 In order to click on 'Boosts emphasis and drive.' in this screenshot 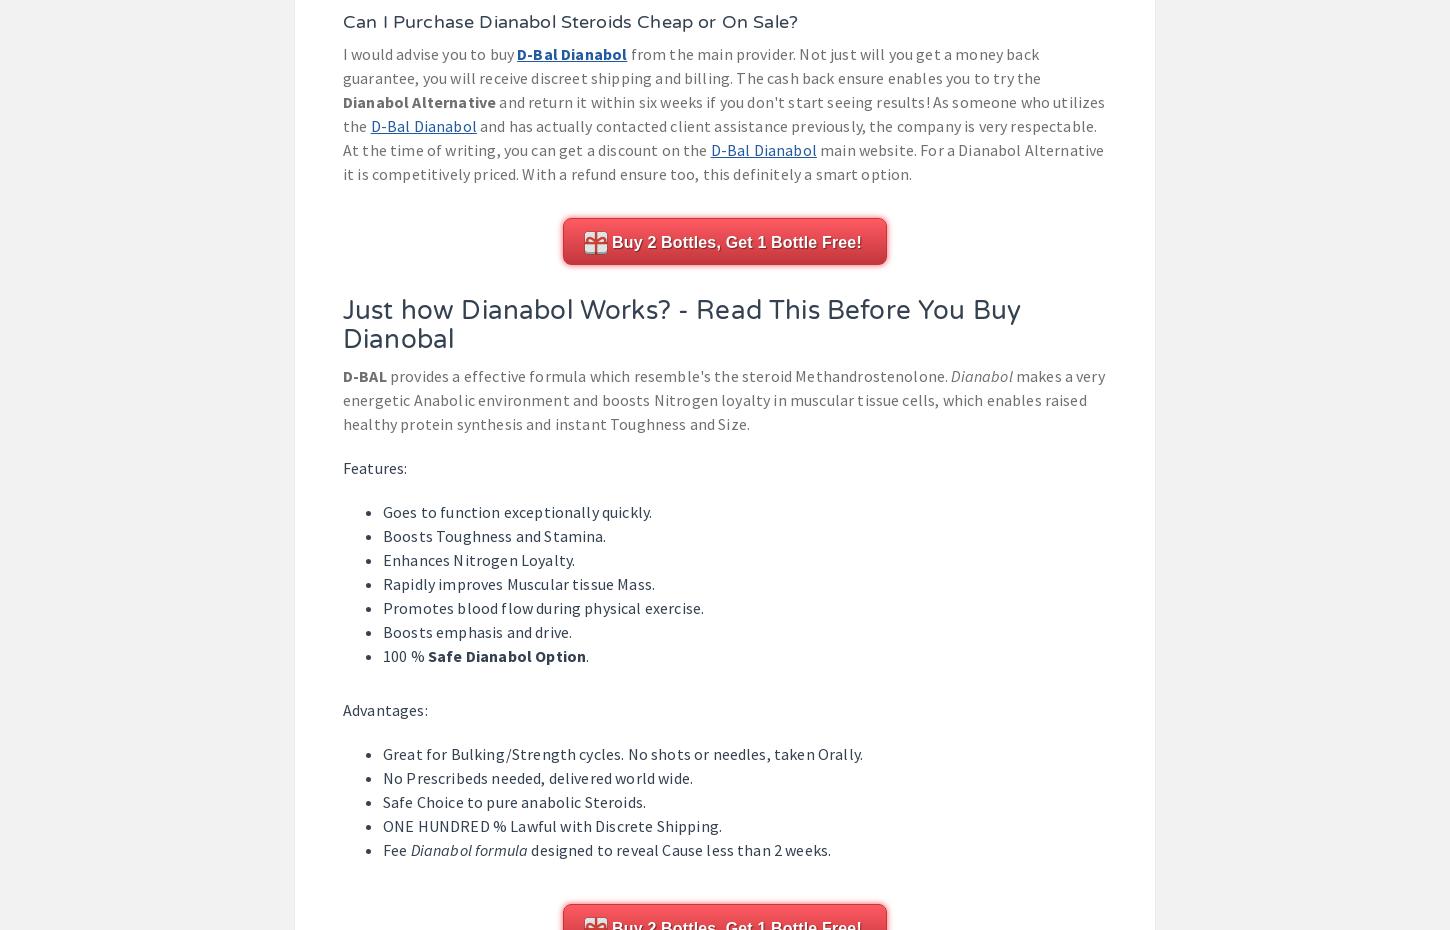, I will do `click(476, 630)`.